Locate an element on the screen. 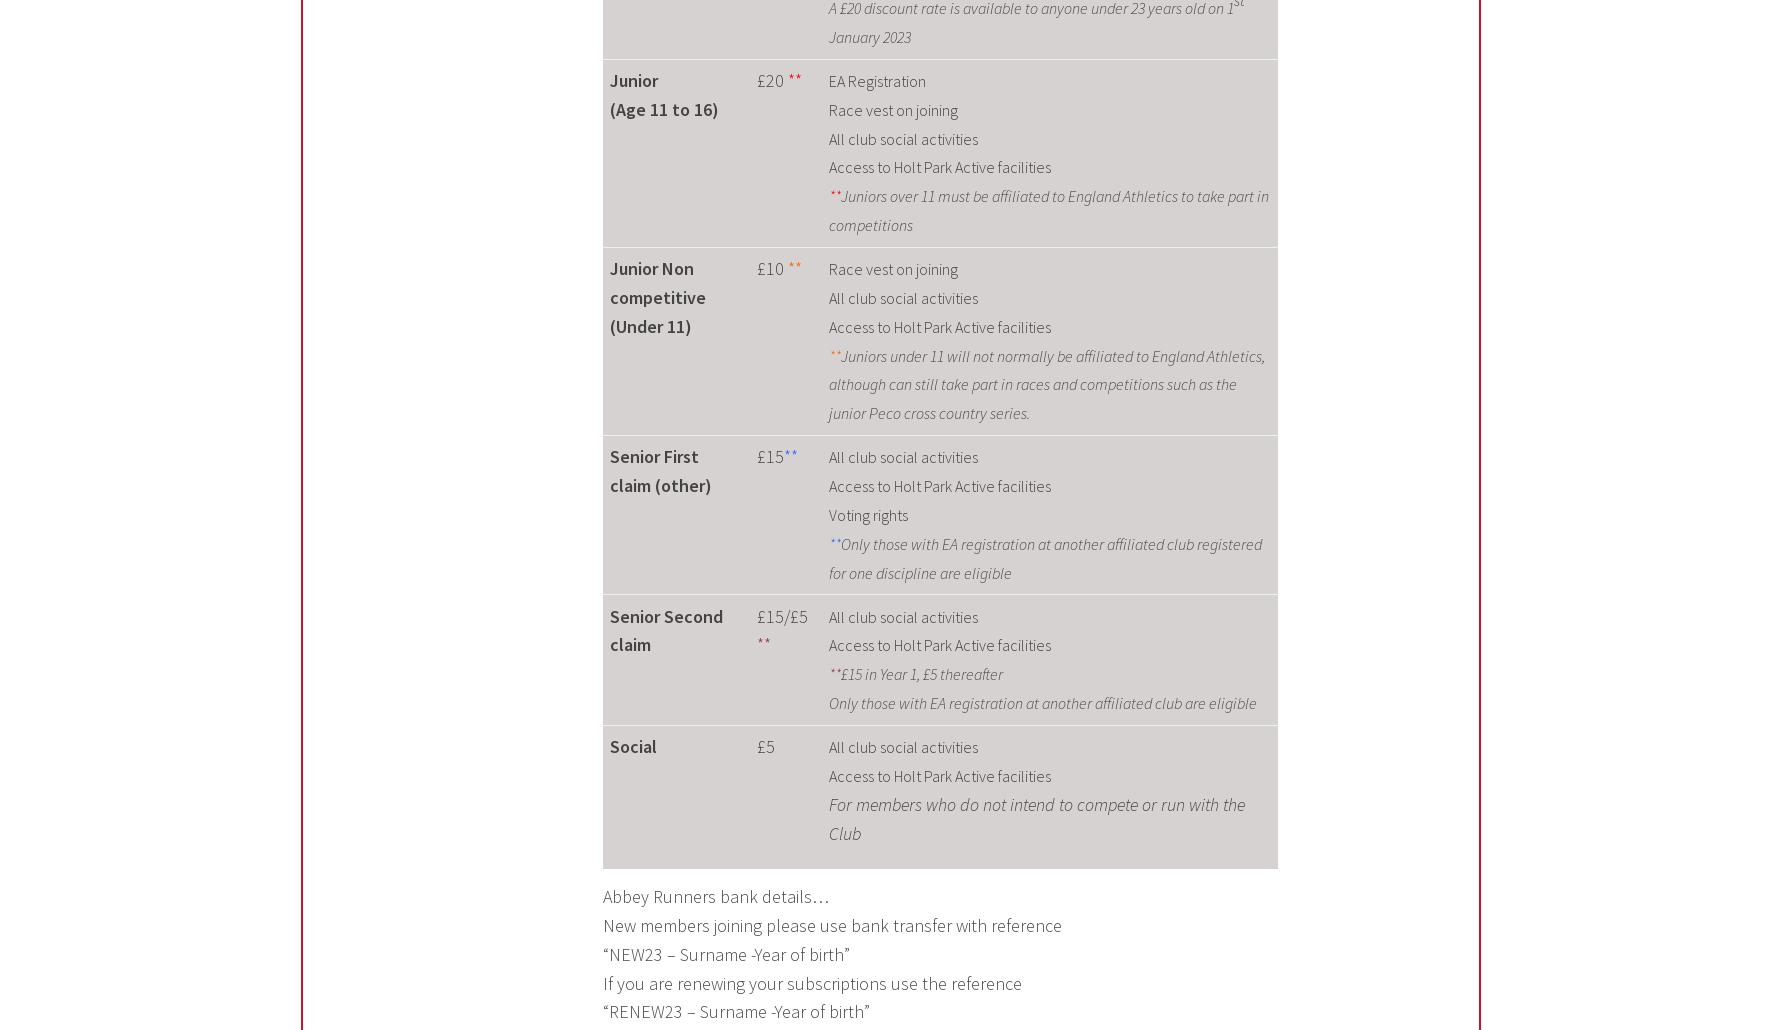 The image size is (1782, 1030). 'EA Registration' is located at coordinates (875, 80).